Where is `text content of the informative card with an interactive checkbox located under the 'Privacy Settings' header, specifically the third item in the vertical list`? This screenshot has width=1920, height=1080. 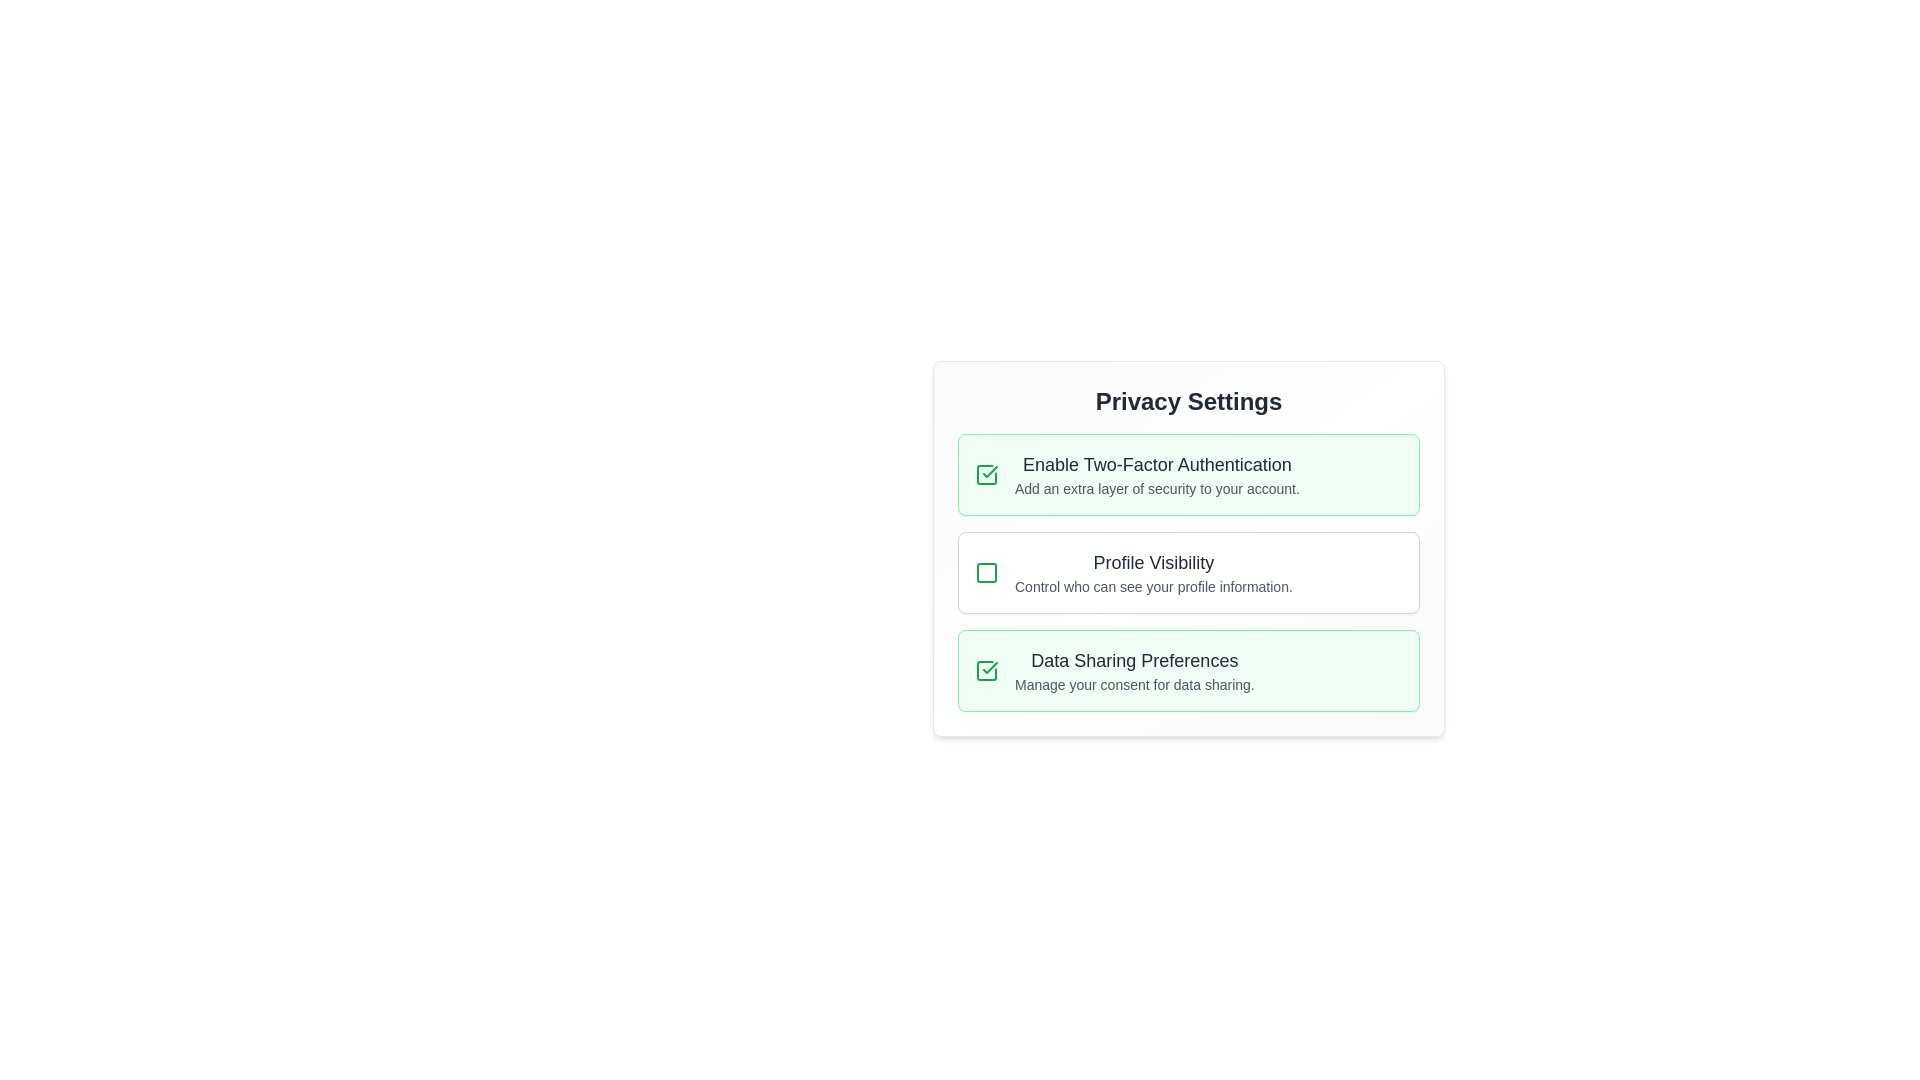
text content of the informative card with an interactive checkbox located under the 'Privacy Settings' header, specifically the third item in the vertical list is located at coordinates (1189, 671).